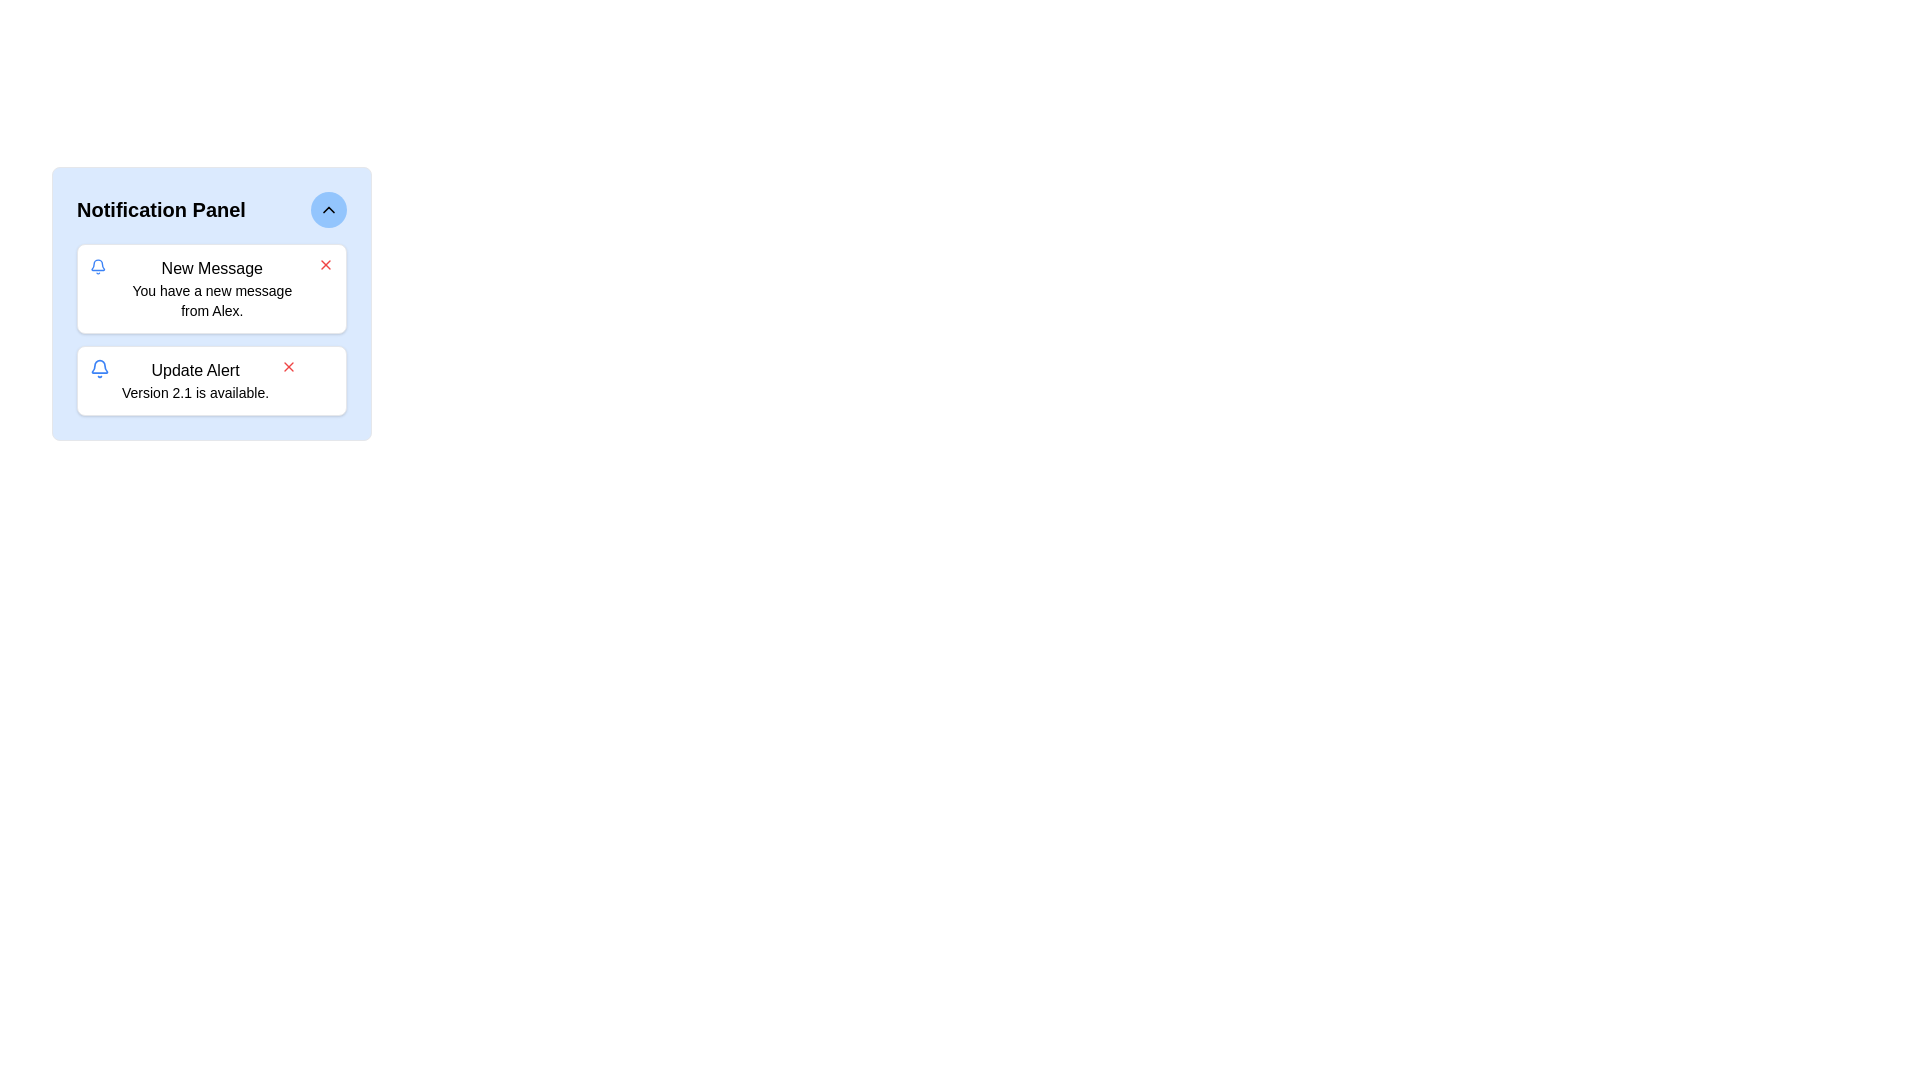 This screenshot has height=1080, width=1920. What do you see at coordinates (212, 268) in the screenshot?
I see `text of the primary heading of the first notification item in the Notification Panel, located above the message from Alex` at bounding box center [212, 268].